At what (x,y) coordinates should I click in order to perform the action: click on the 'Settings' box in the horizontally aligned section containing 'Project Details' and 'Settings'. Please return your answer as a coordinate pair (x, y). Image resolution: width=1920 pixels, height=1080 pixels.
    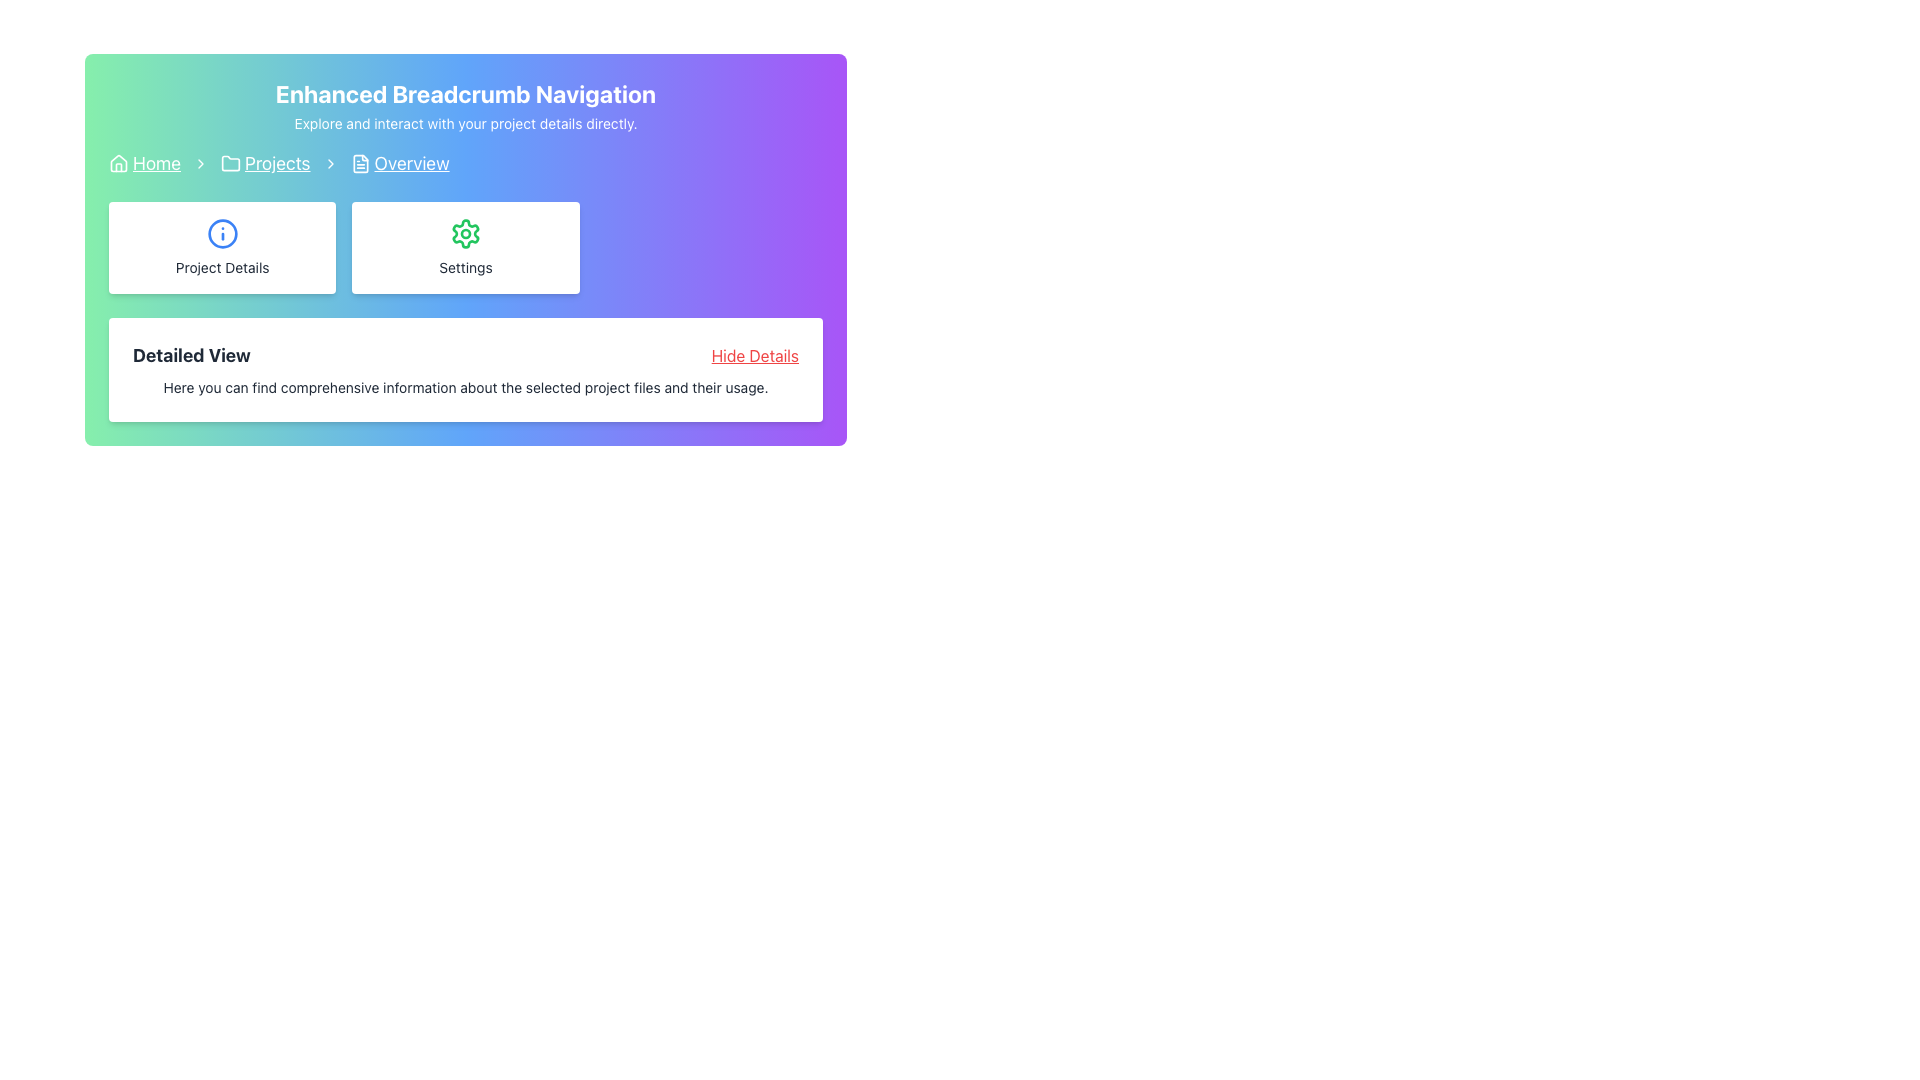
    Looking at the image, I should click on (464, 246).